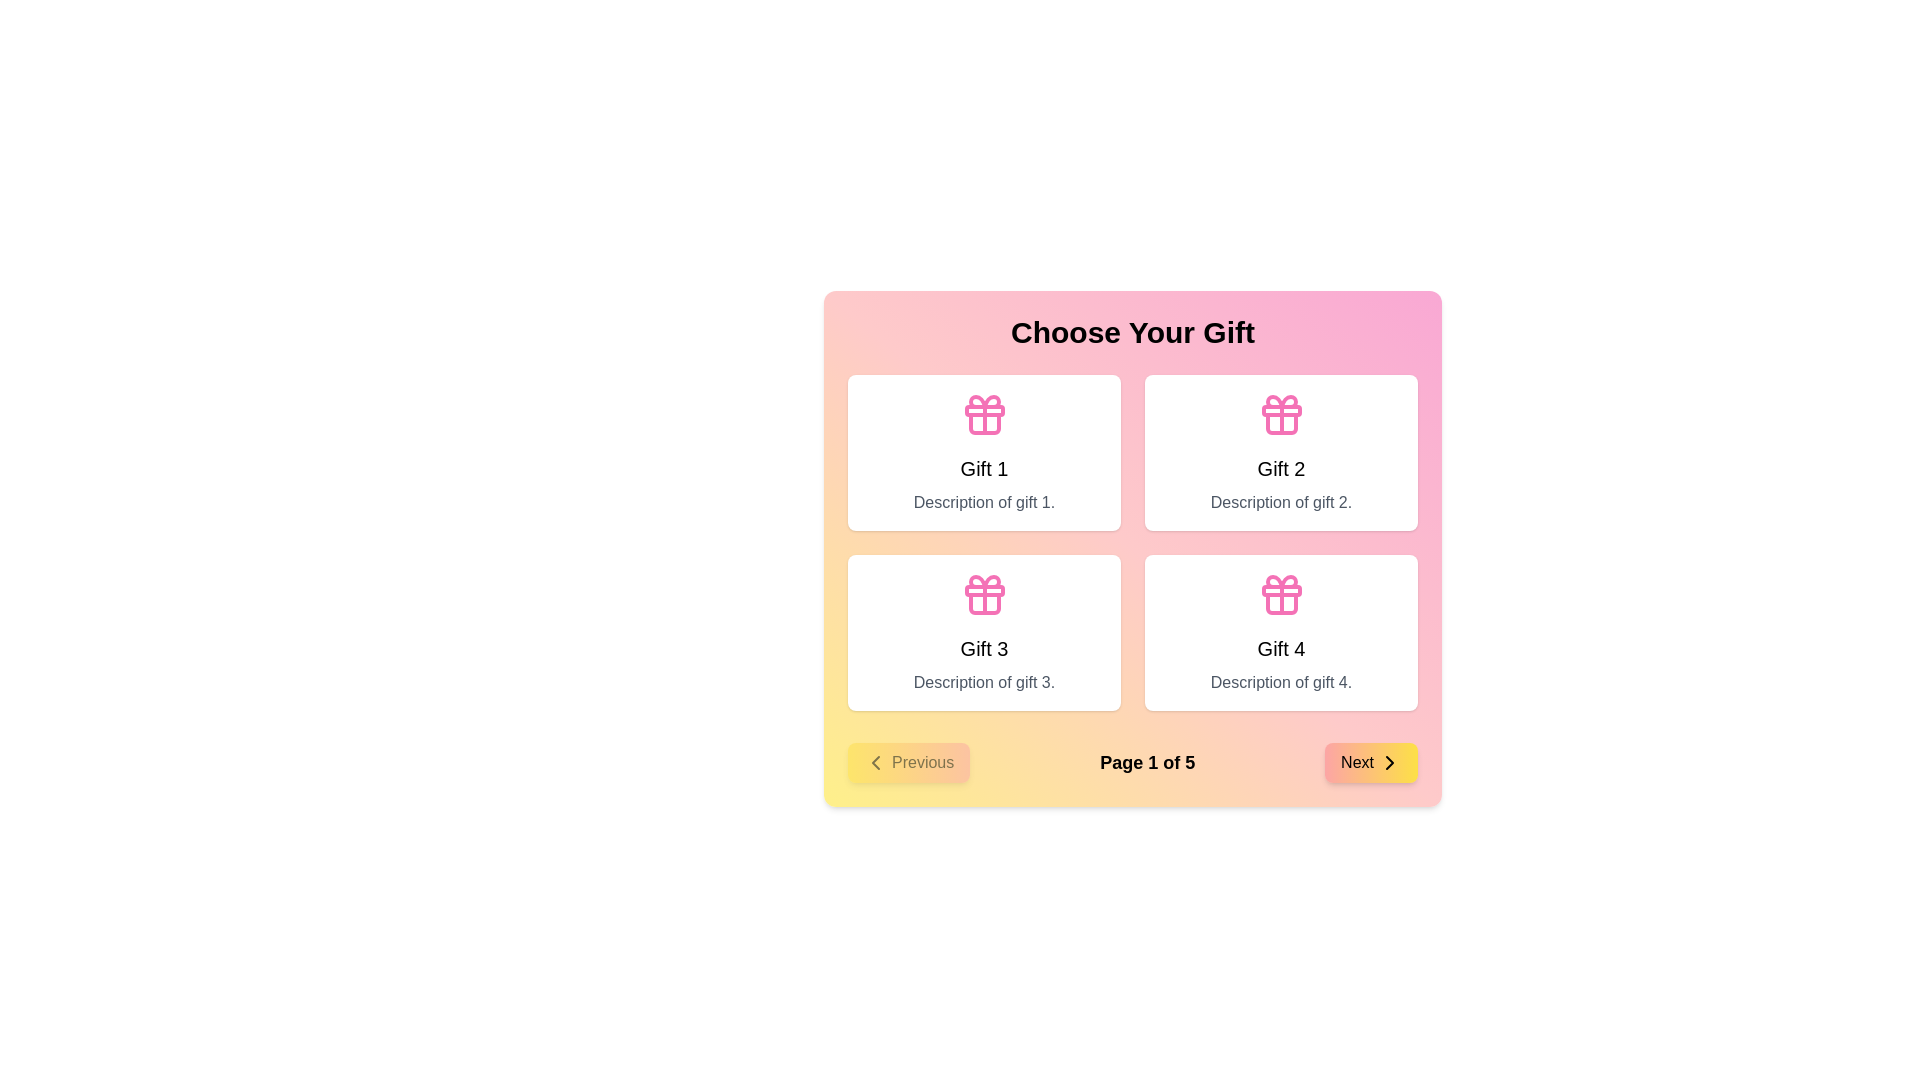 This screenshot has height=1080, width=1920. Describe the element at coordinates (984, 632) in the screenshot. I see `the third card in the grid` at that location.